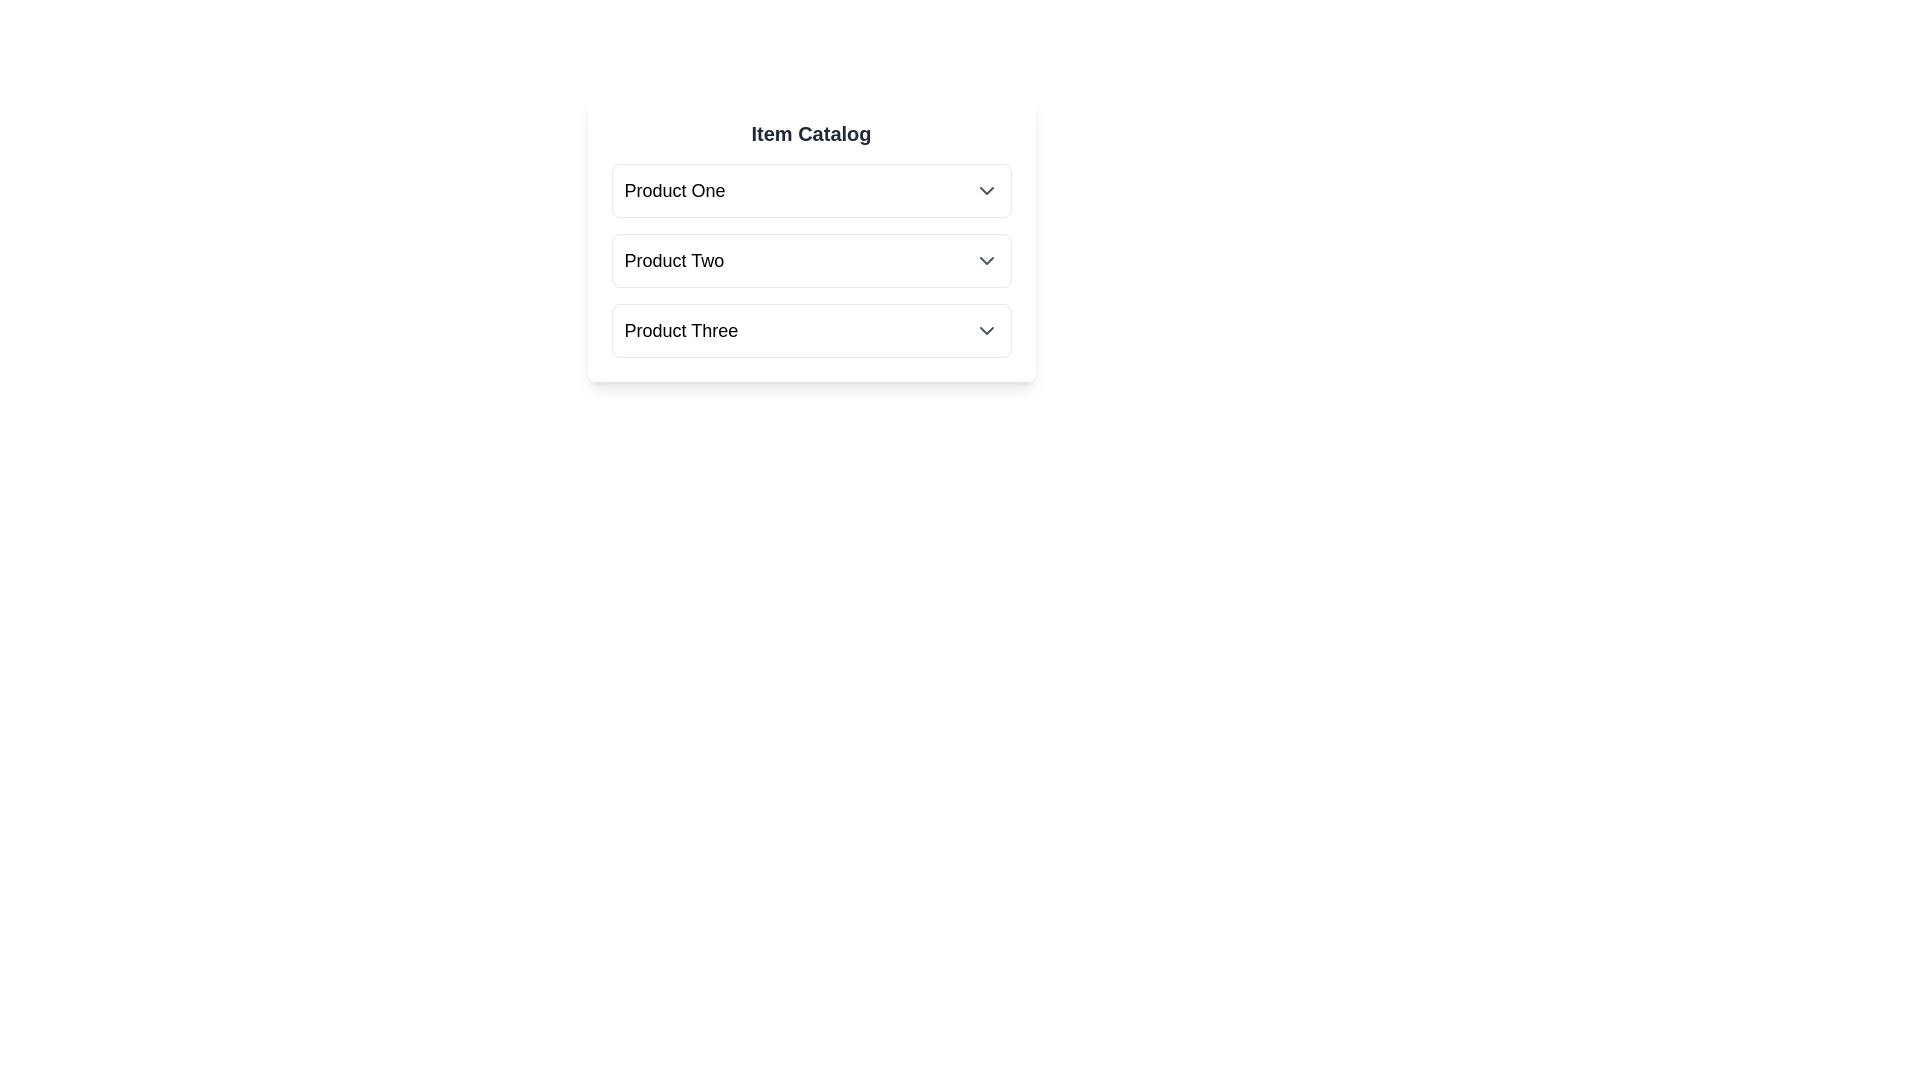 This screenshot has width=1920, height=1080. Describe the element at coordinates (673, 260) in the screenshot. I see `the product name Product Two to toggle its selection` at that location.